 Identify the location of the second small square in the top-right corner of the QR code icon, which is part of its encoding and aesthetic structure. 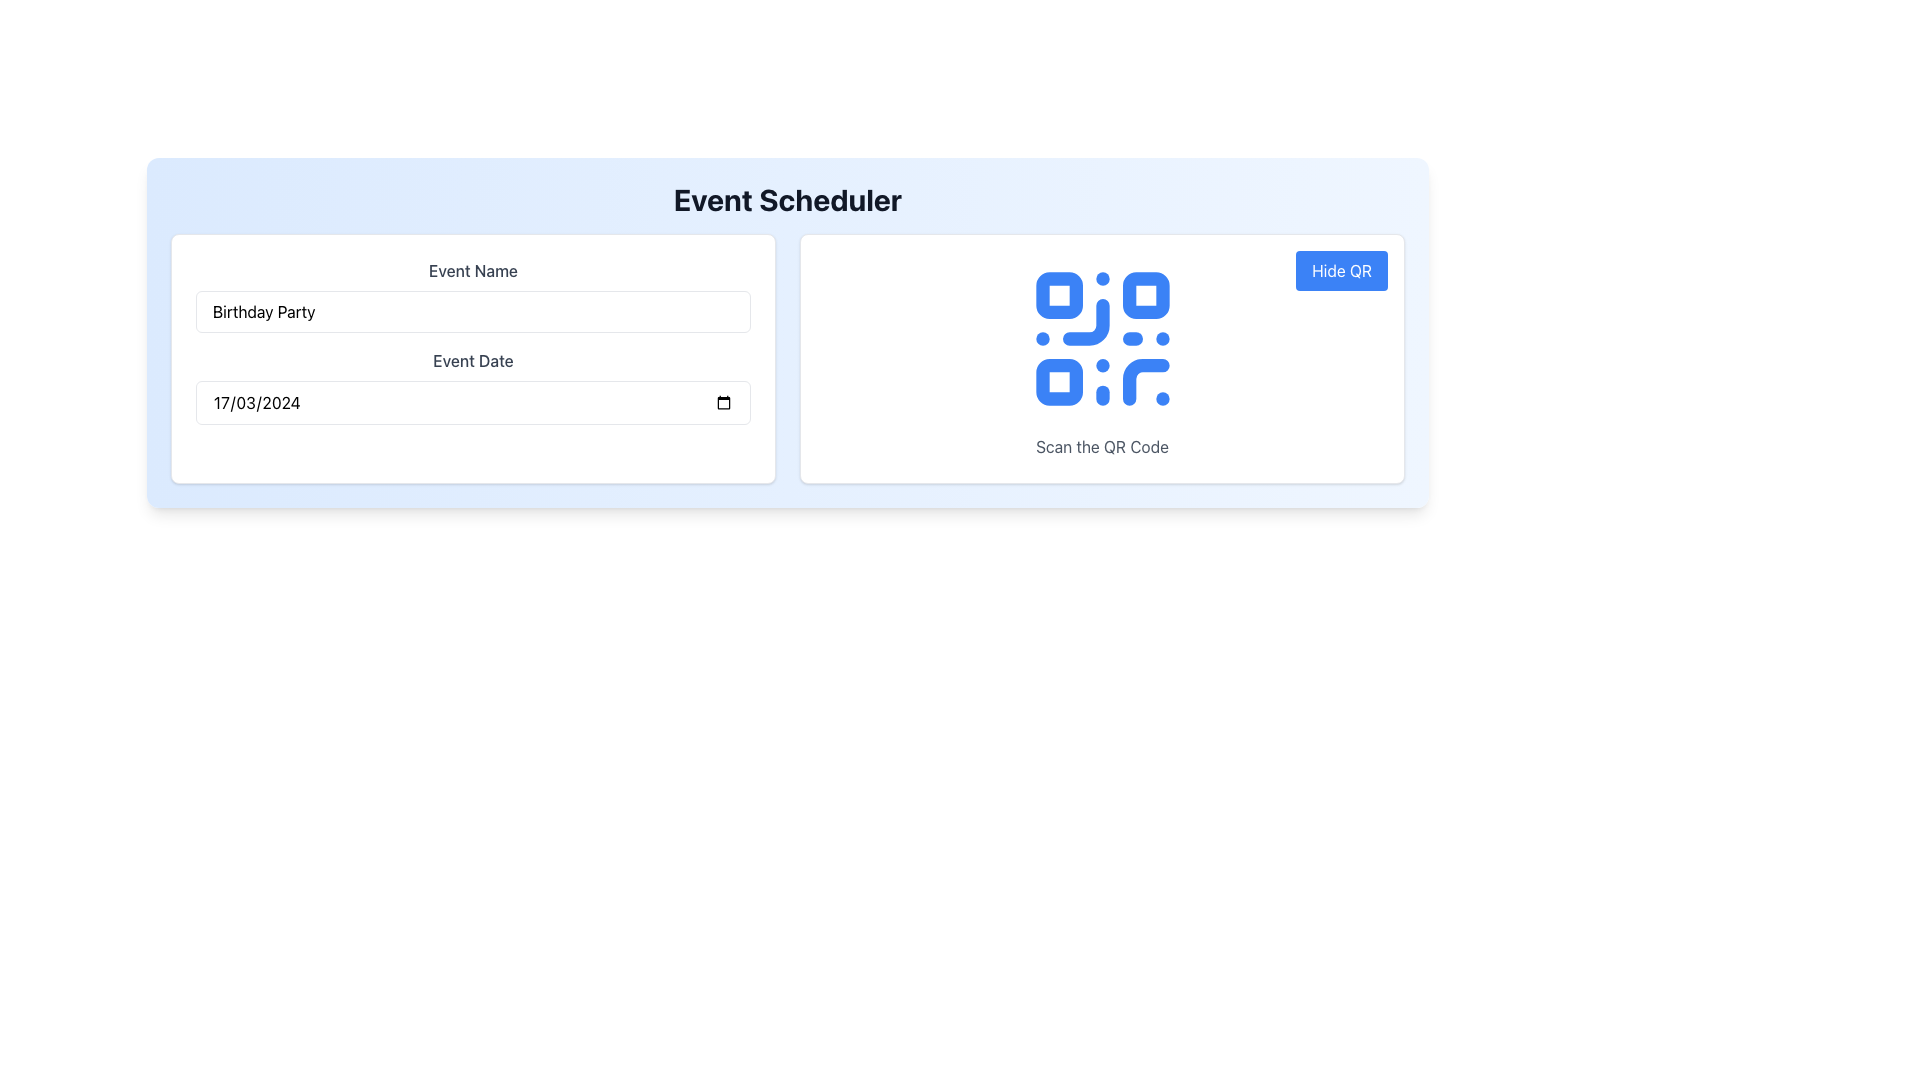
(1145, 295).